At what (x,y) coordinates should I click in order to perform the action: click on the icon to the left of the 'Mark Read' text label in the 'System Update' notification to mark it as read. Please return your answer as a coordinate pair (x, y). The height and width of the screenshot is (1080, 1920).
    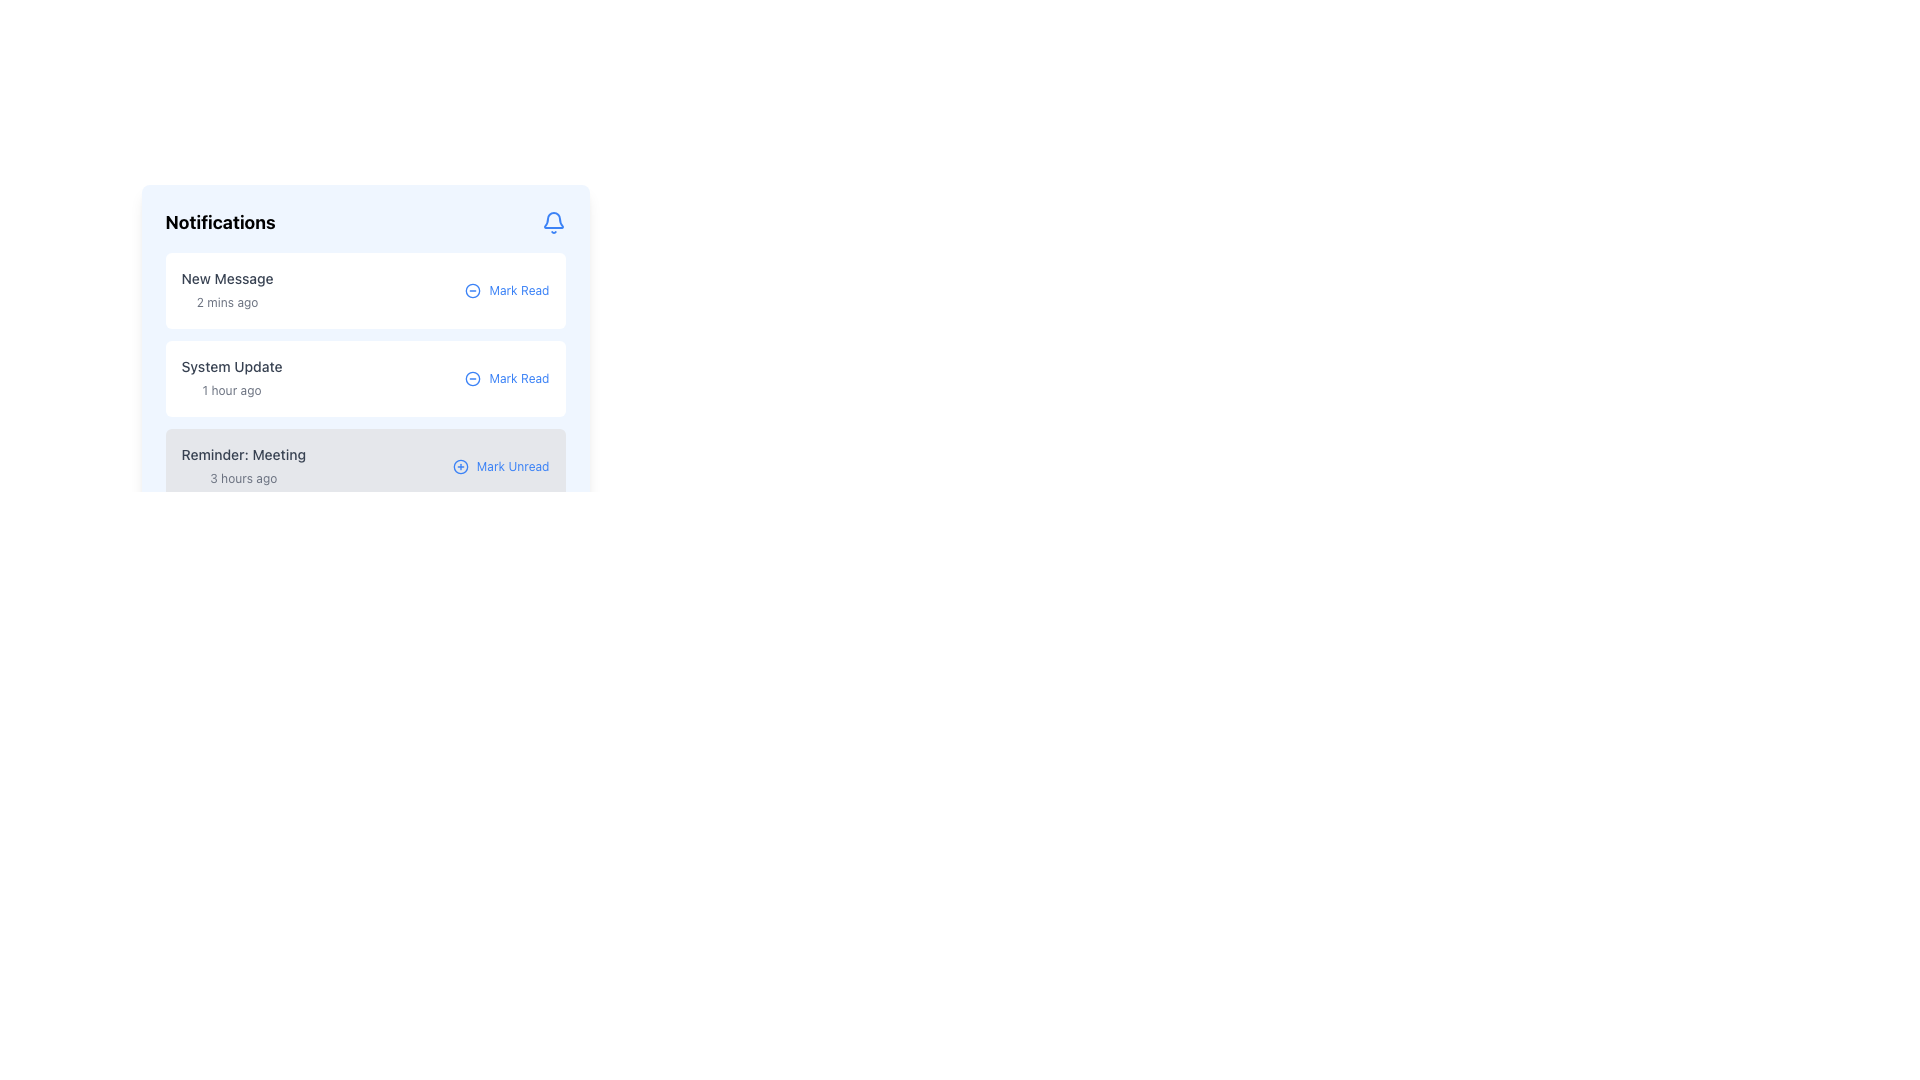
    Looking at the image, I should click on (472, 378).